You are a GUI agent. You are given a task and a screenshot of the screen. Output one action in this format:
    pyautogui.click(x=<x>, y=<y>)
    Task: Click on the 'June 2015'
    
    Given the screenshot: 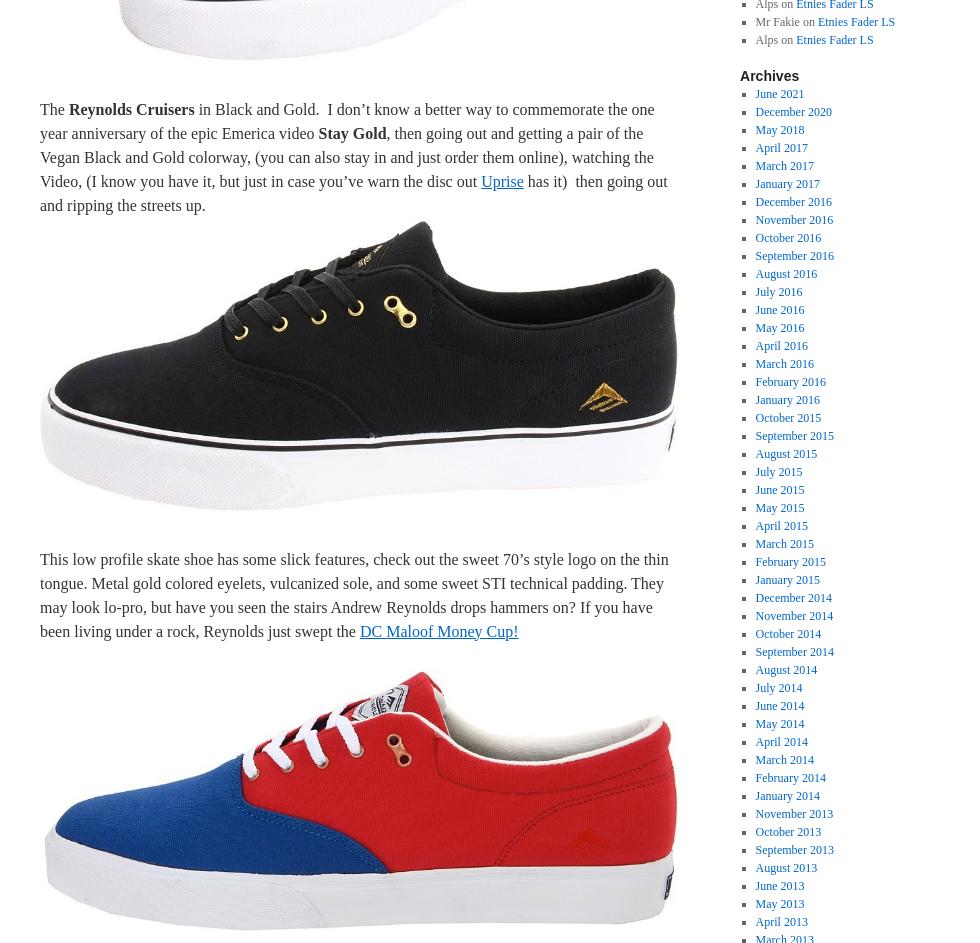 What is the action you would take?
    pyautogui.click(x=754, y=488)
    